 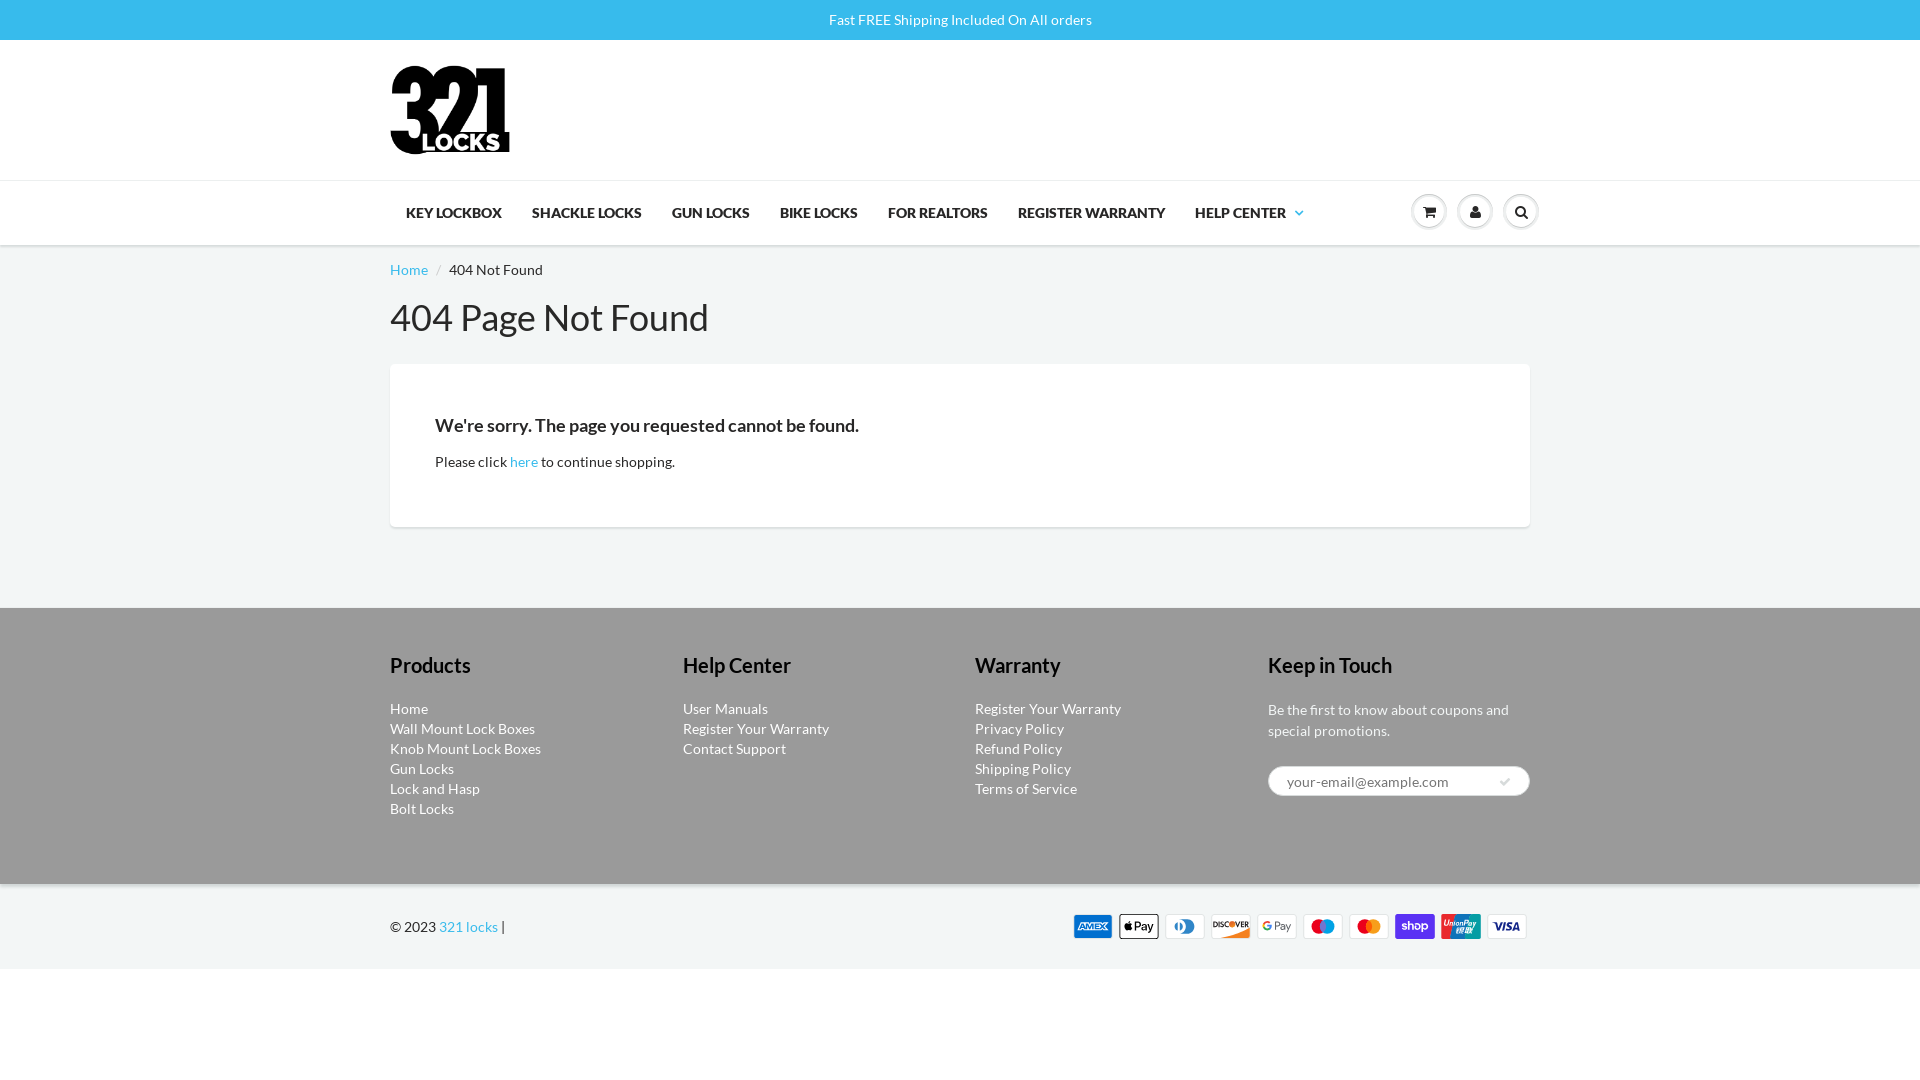 What do you see at coordinates (1022, 767) in the screenshot?
I see `'Shipping Policy'` at bounding box center [1022, 767].